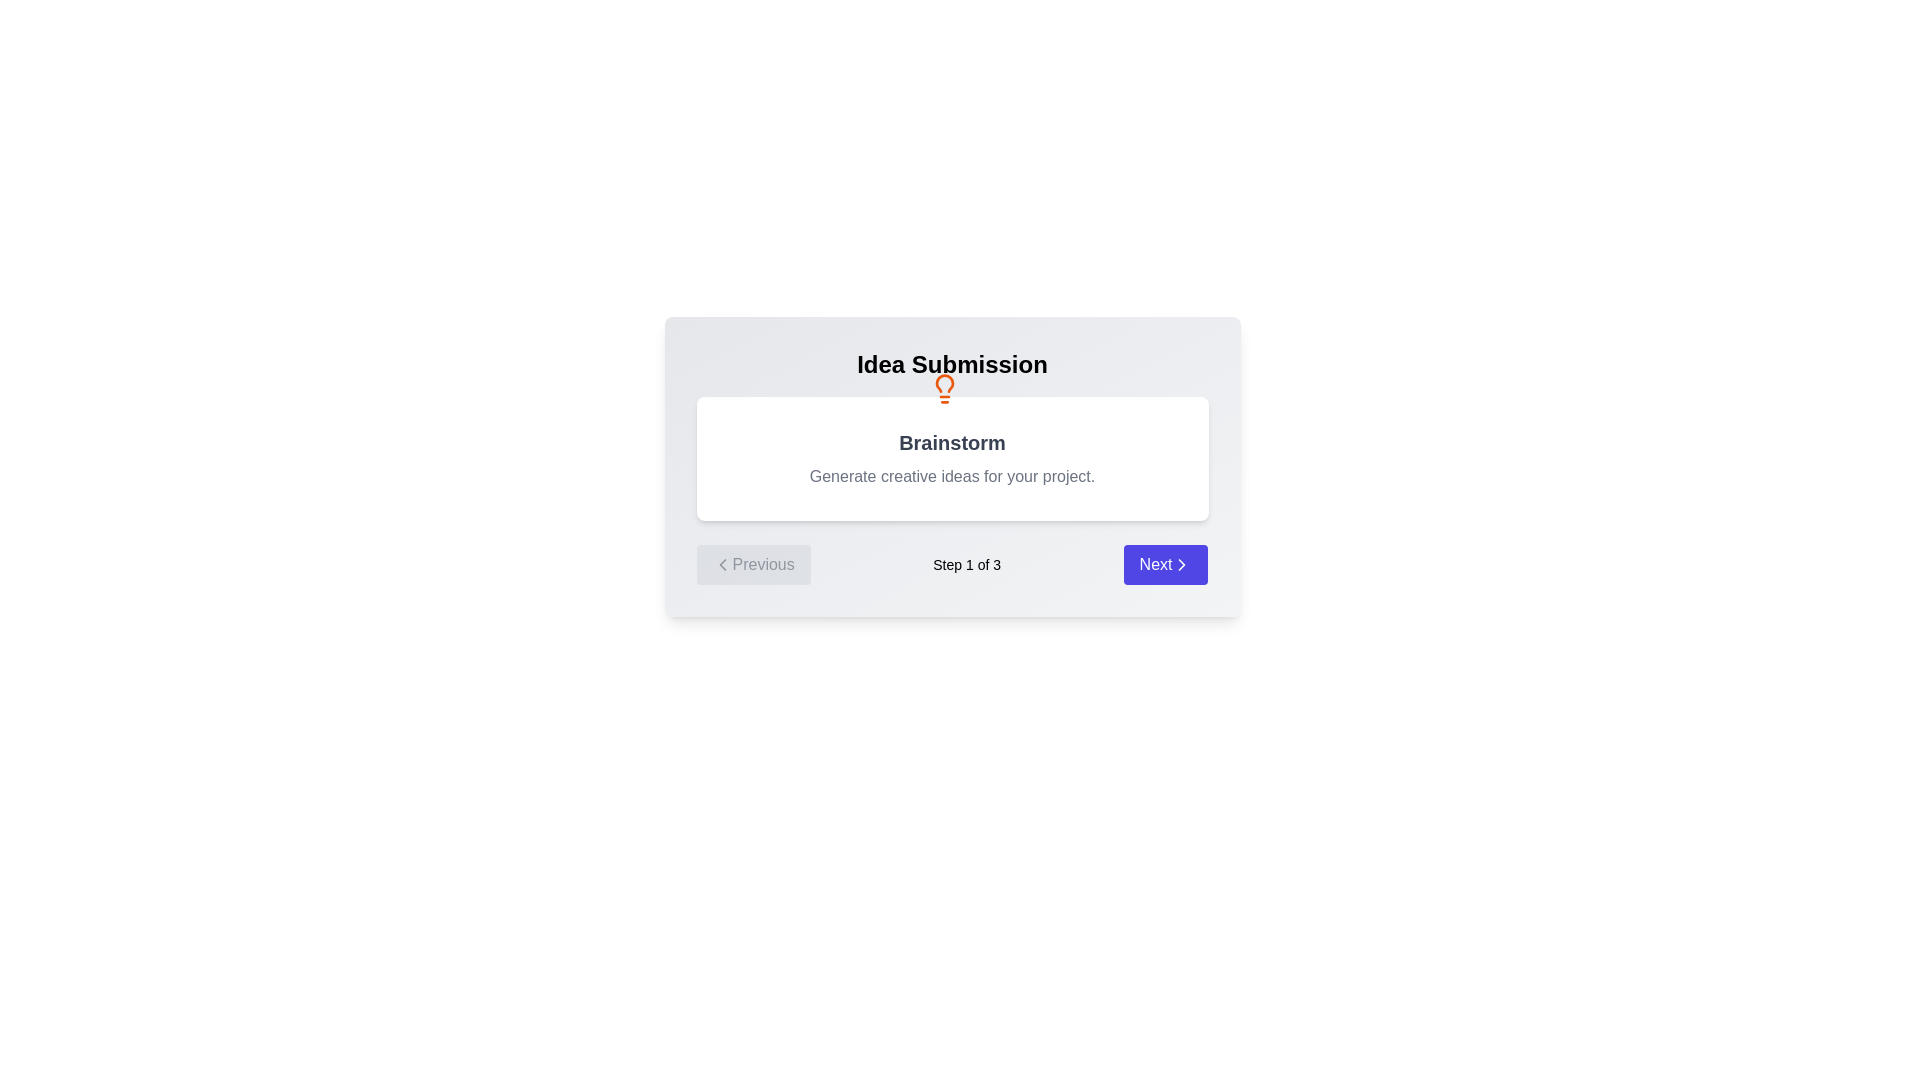 This screenshot has height=1080, width=1920. Describe the element at coordinates (943, 389) in the screenshot. I see `the step icon to observe its visual representation` at that location.